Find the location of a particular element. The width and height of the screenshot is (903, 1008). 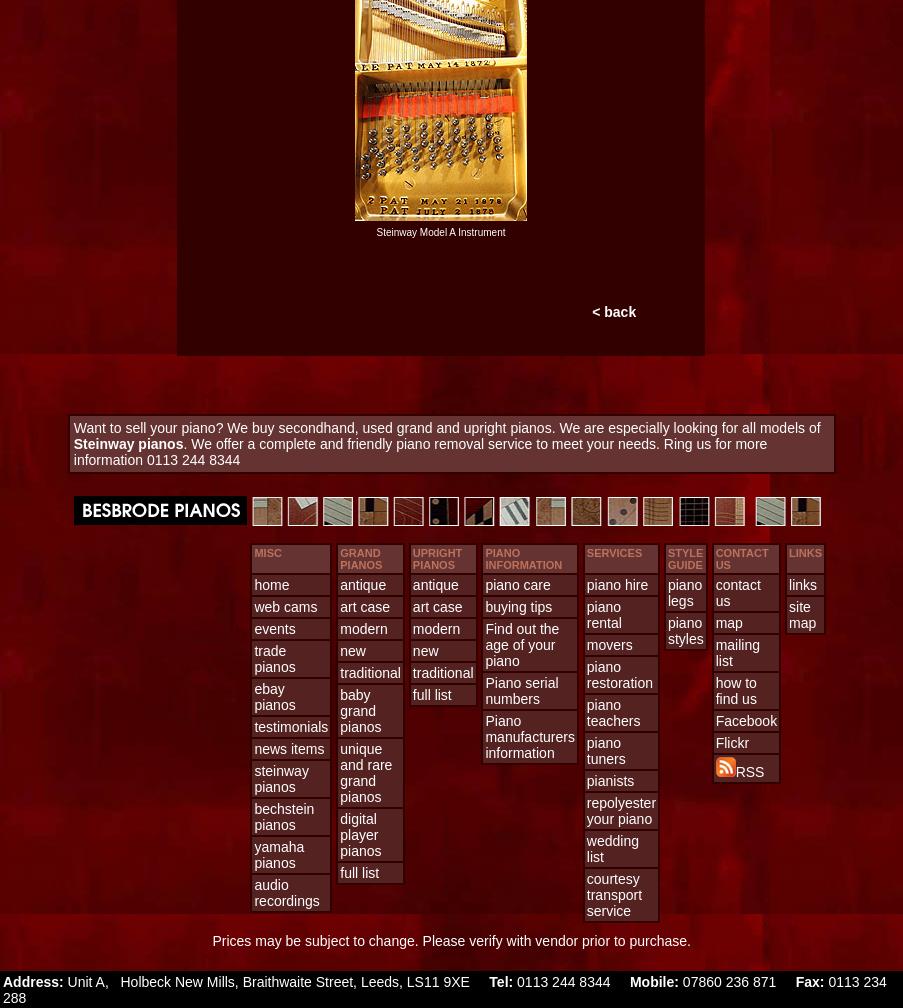

'map' is located at coordinates (714, 623).